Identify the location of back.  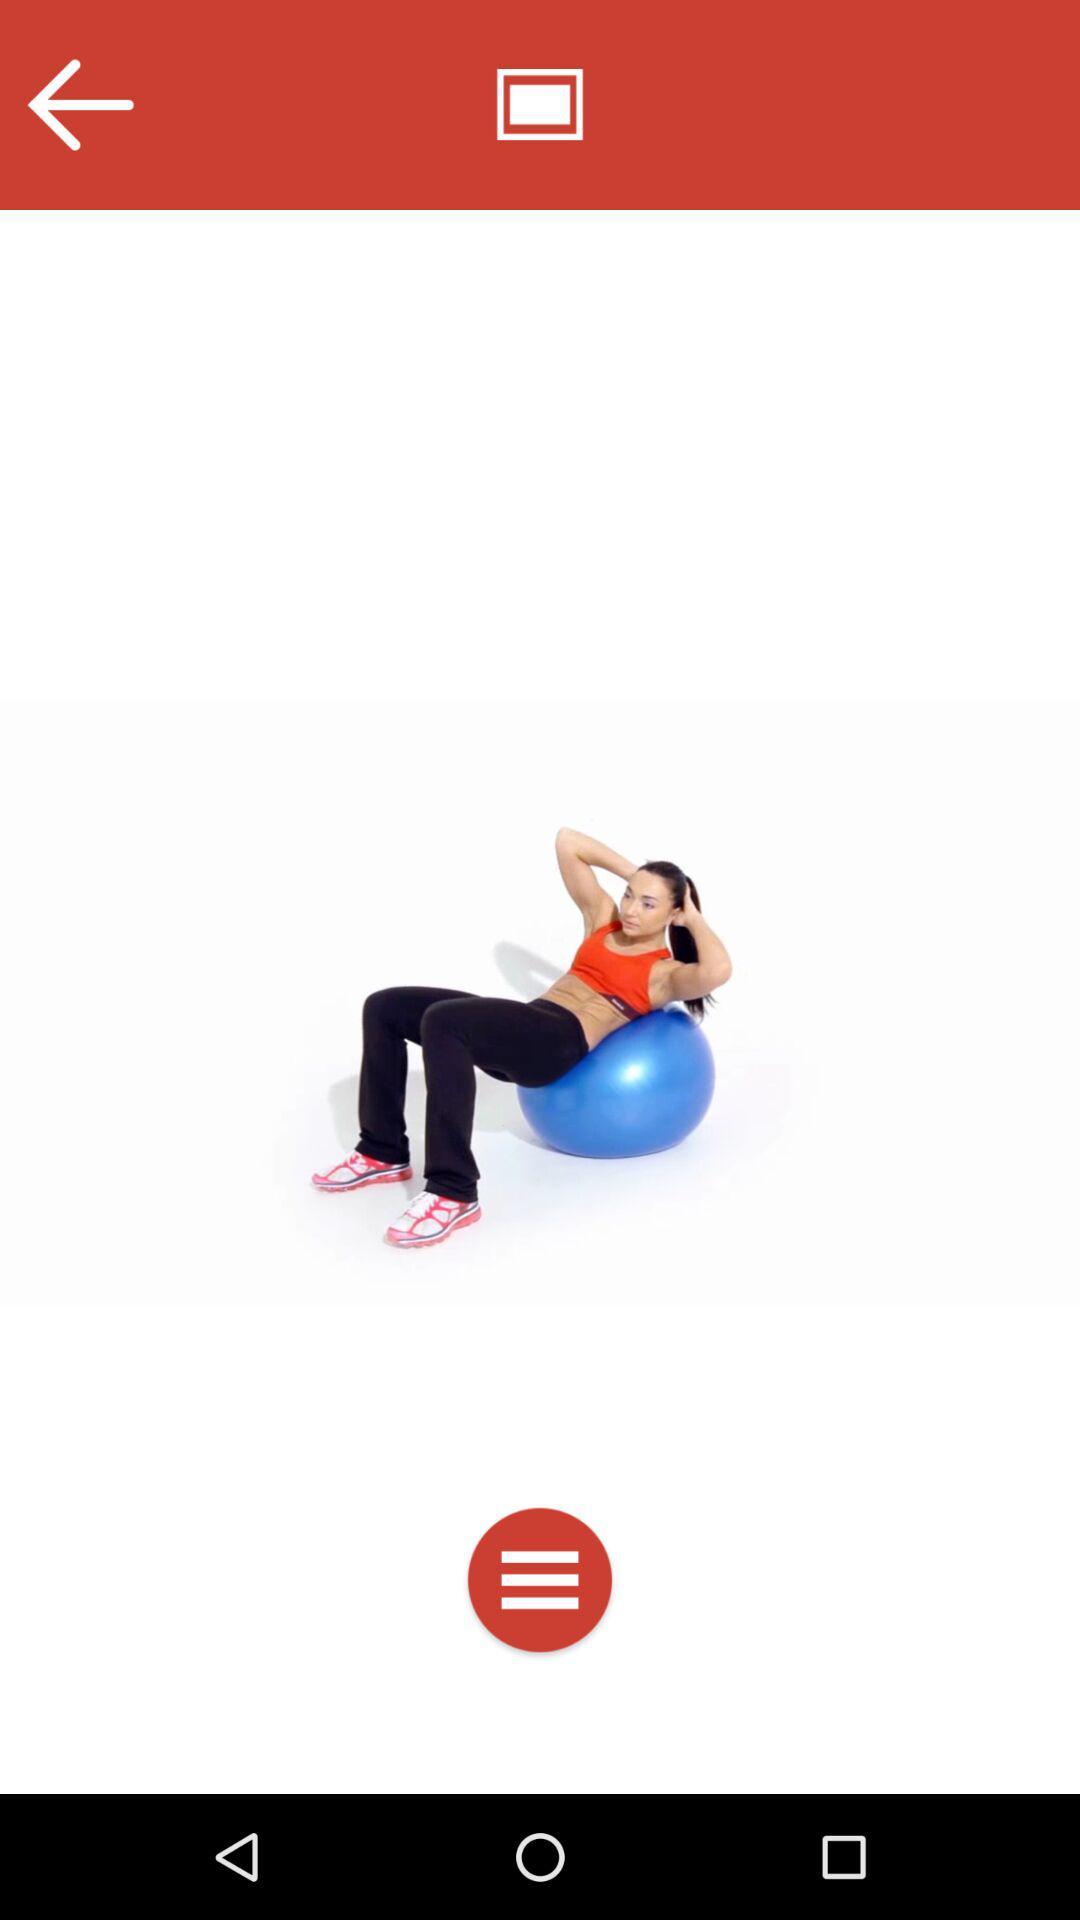
(78, 104).